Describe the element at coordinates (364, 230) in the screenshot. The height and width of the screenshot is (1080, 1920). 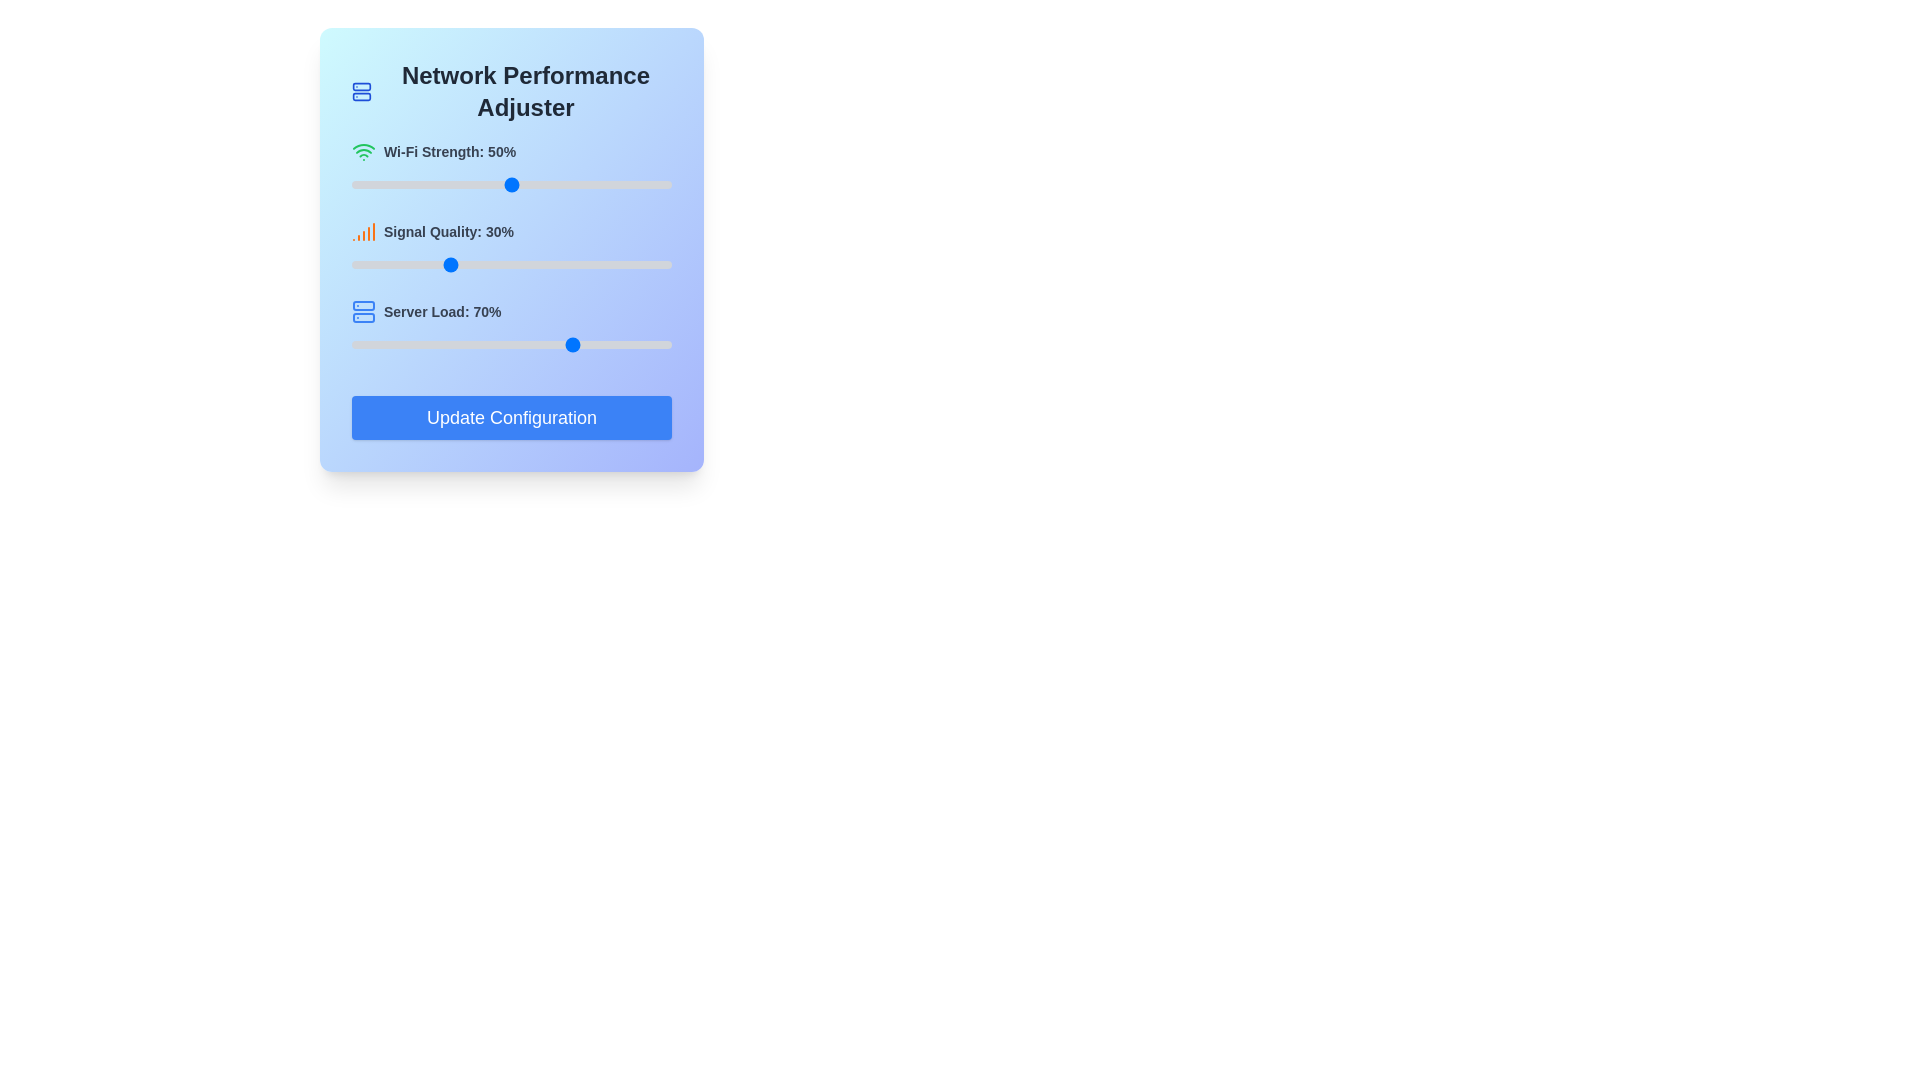
I see `the signal quality icon that visually represents signal quality and is located to the left of the text label showing 'Signal Quality: 30%'` at that location.